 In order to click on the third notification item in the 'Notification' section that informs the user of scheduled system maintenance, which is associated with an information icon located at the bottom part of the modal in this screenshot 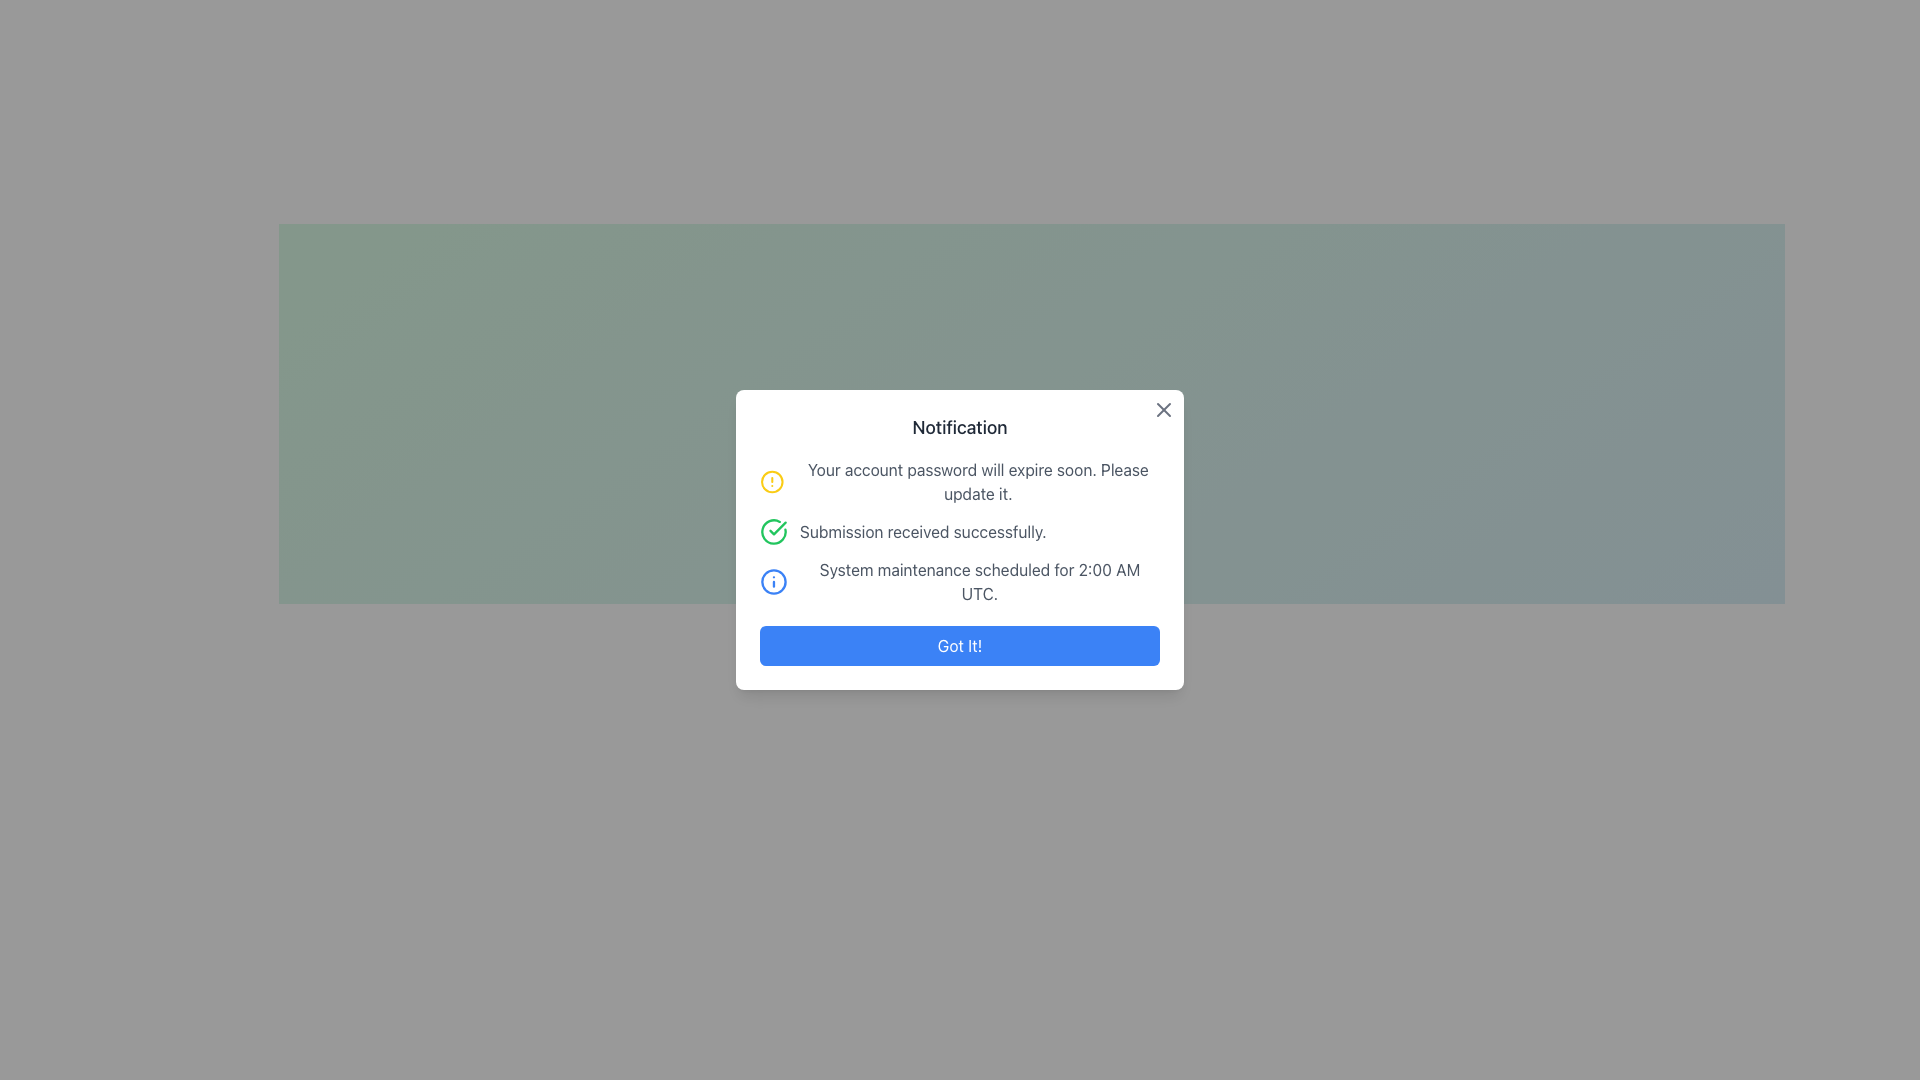, I will do `click(979, 582)`.